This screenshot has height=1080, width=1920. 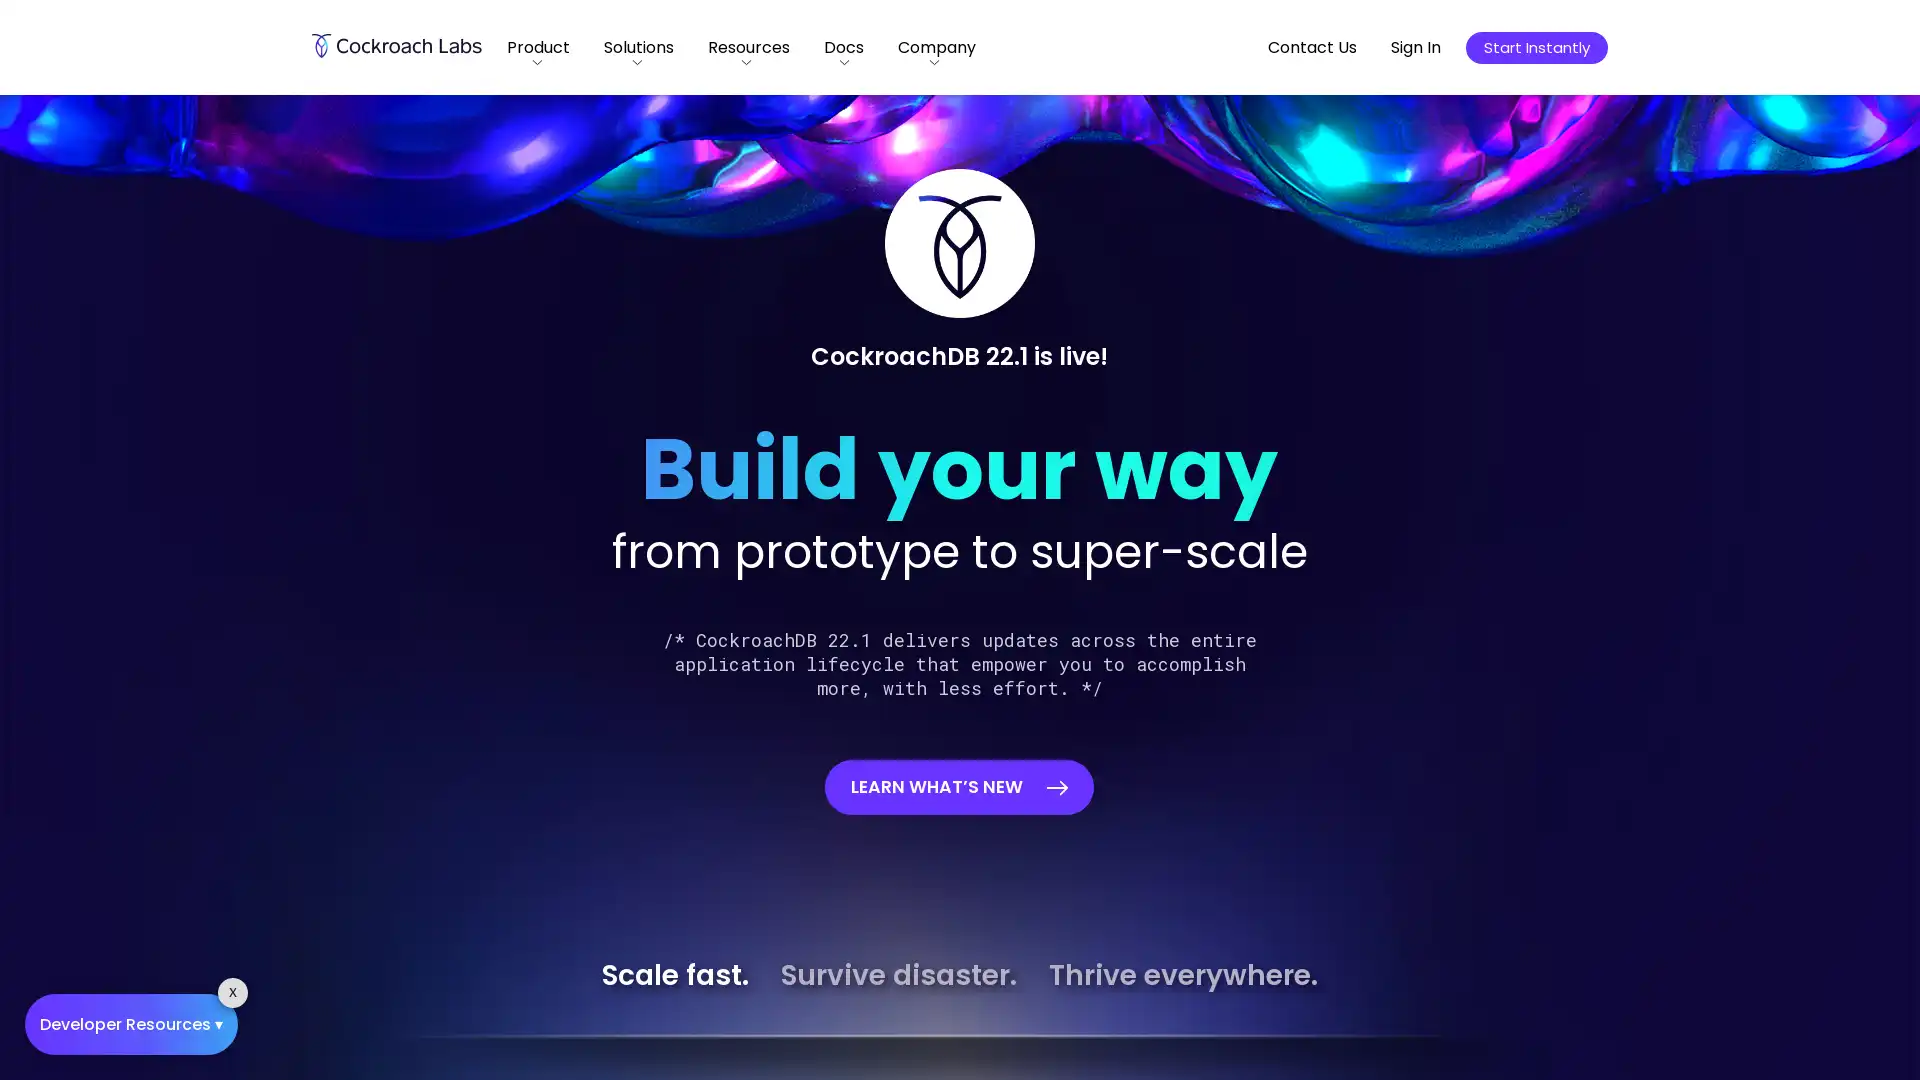 What do you see at coordinates (1312, 46) in the screenshot?
I see `Contact Us` at bounding box center [1312, 46].